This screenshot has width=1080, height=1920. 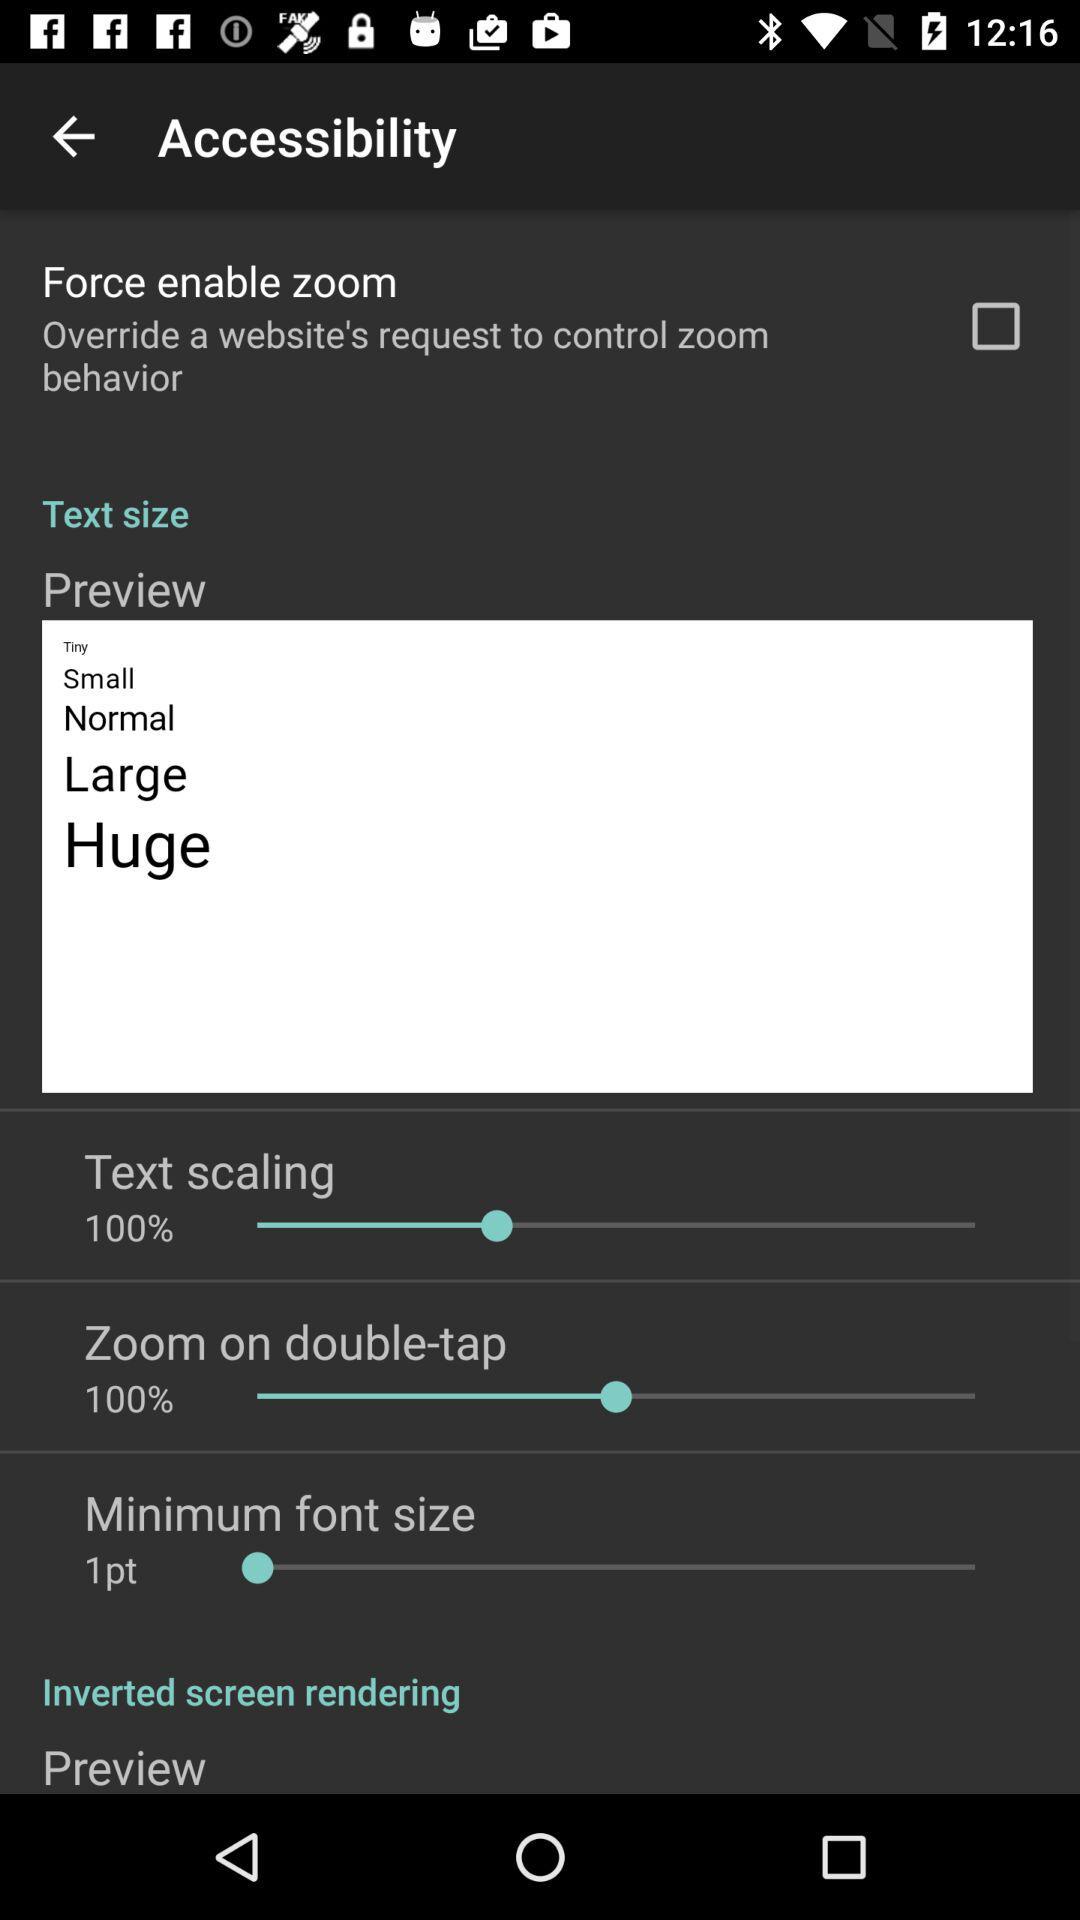 What do you see at coordinates (995, 326) in the screenshot?
I see `app above the text size icon` at bounding box center [995, 326].